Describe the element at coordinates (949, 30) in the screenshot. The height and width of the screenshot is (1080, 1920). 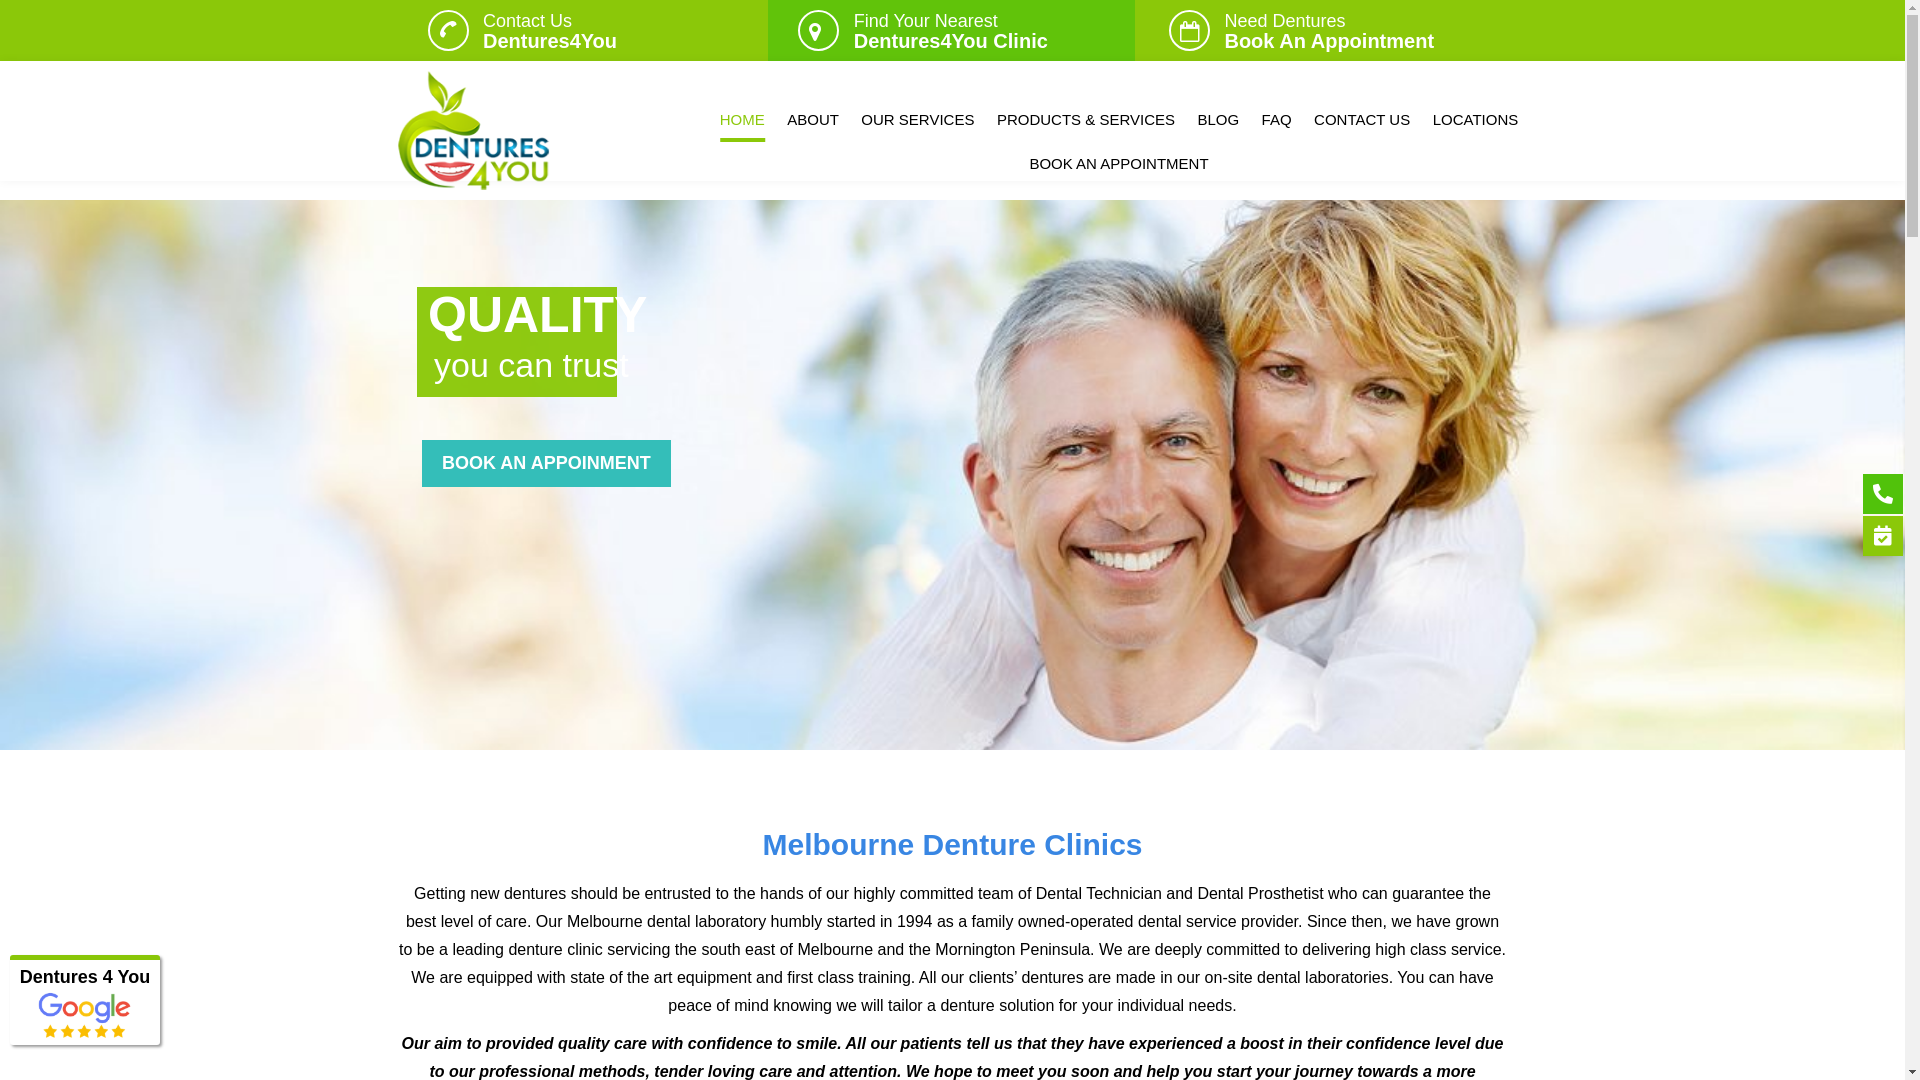
I see `'Find Your Nearest` at that location.